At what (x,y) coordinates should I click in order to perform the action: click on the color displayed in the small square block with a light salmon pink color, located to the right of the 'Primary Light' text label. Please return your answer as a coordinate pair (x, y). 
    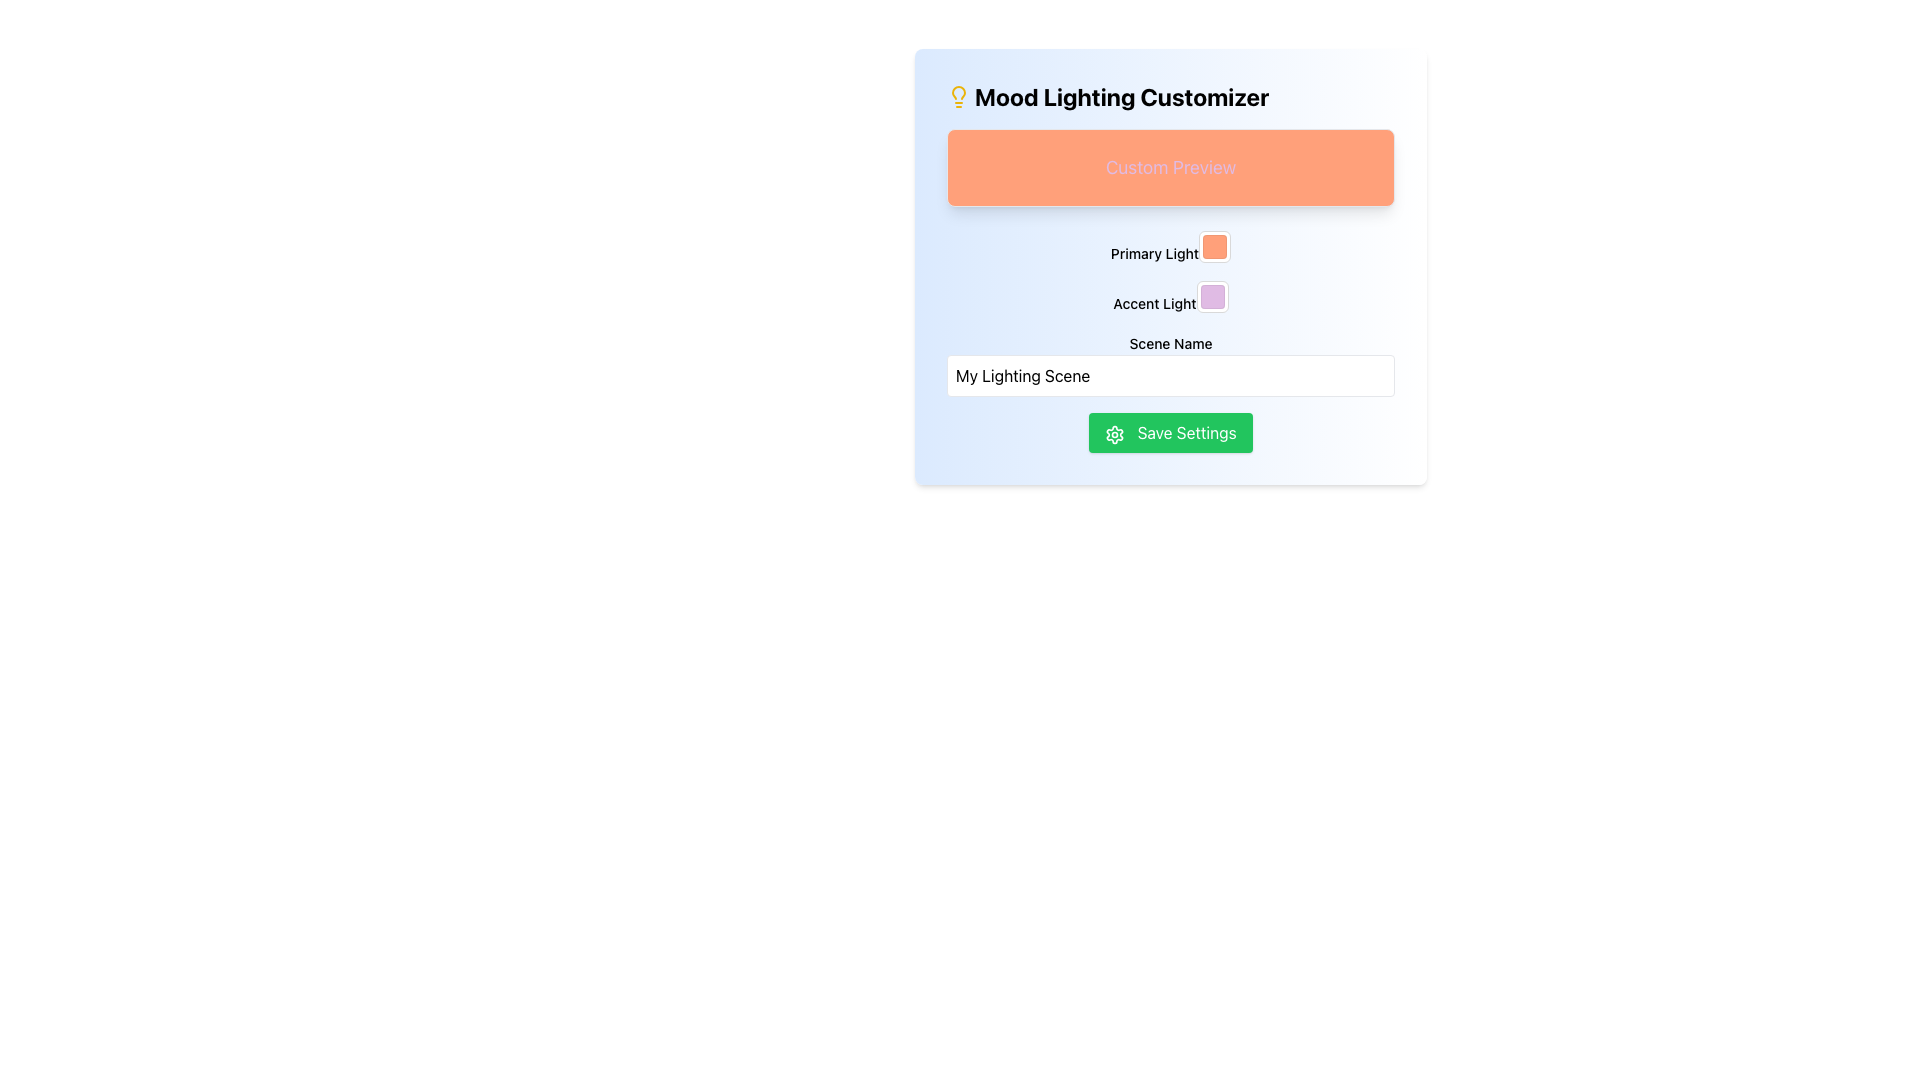
    Looking at the image, I should click on (1214, 245).